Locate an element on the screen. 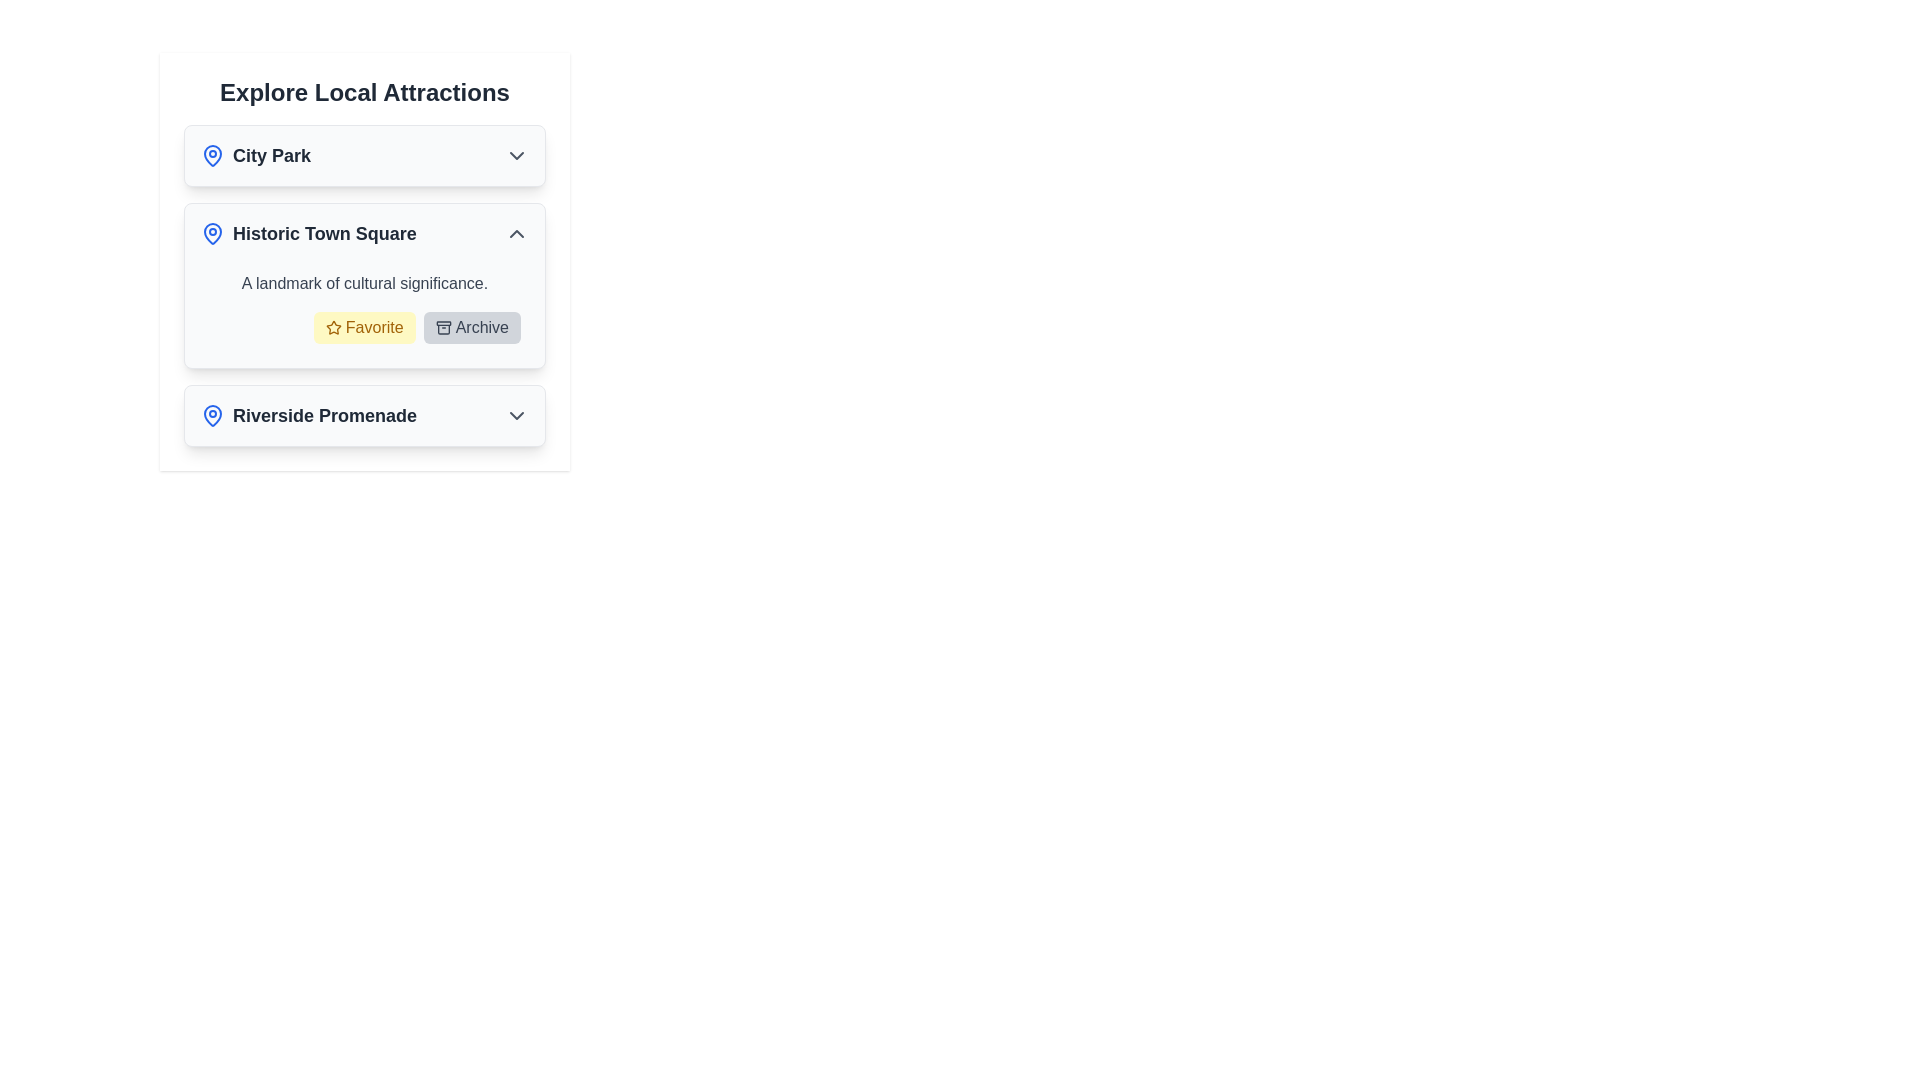 This screenshot has height=1080, width=1920. the pin-shaped icon representing the 'City Park' attraction, located at the top-left corner of the 'City Park' card is located at coordinates (212, 154).